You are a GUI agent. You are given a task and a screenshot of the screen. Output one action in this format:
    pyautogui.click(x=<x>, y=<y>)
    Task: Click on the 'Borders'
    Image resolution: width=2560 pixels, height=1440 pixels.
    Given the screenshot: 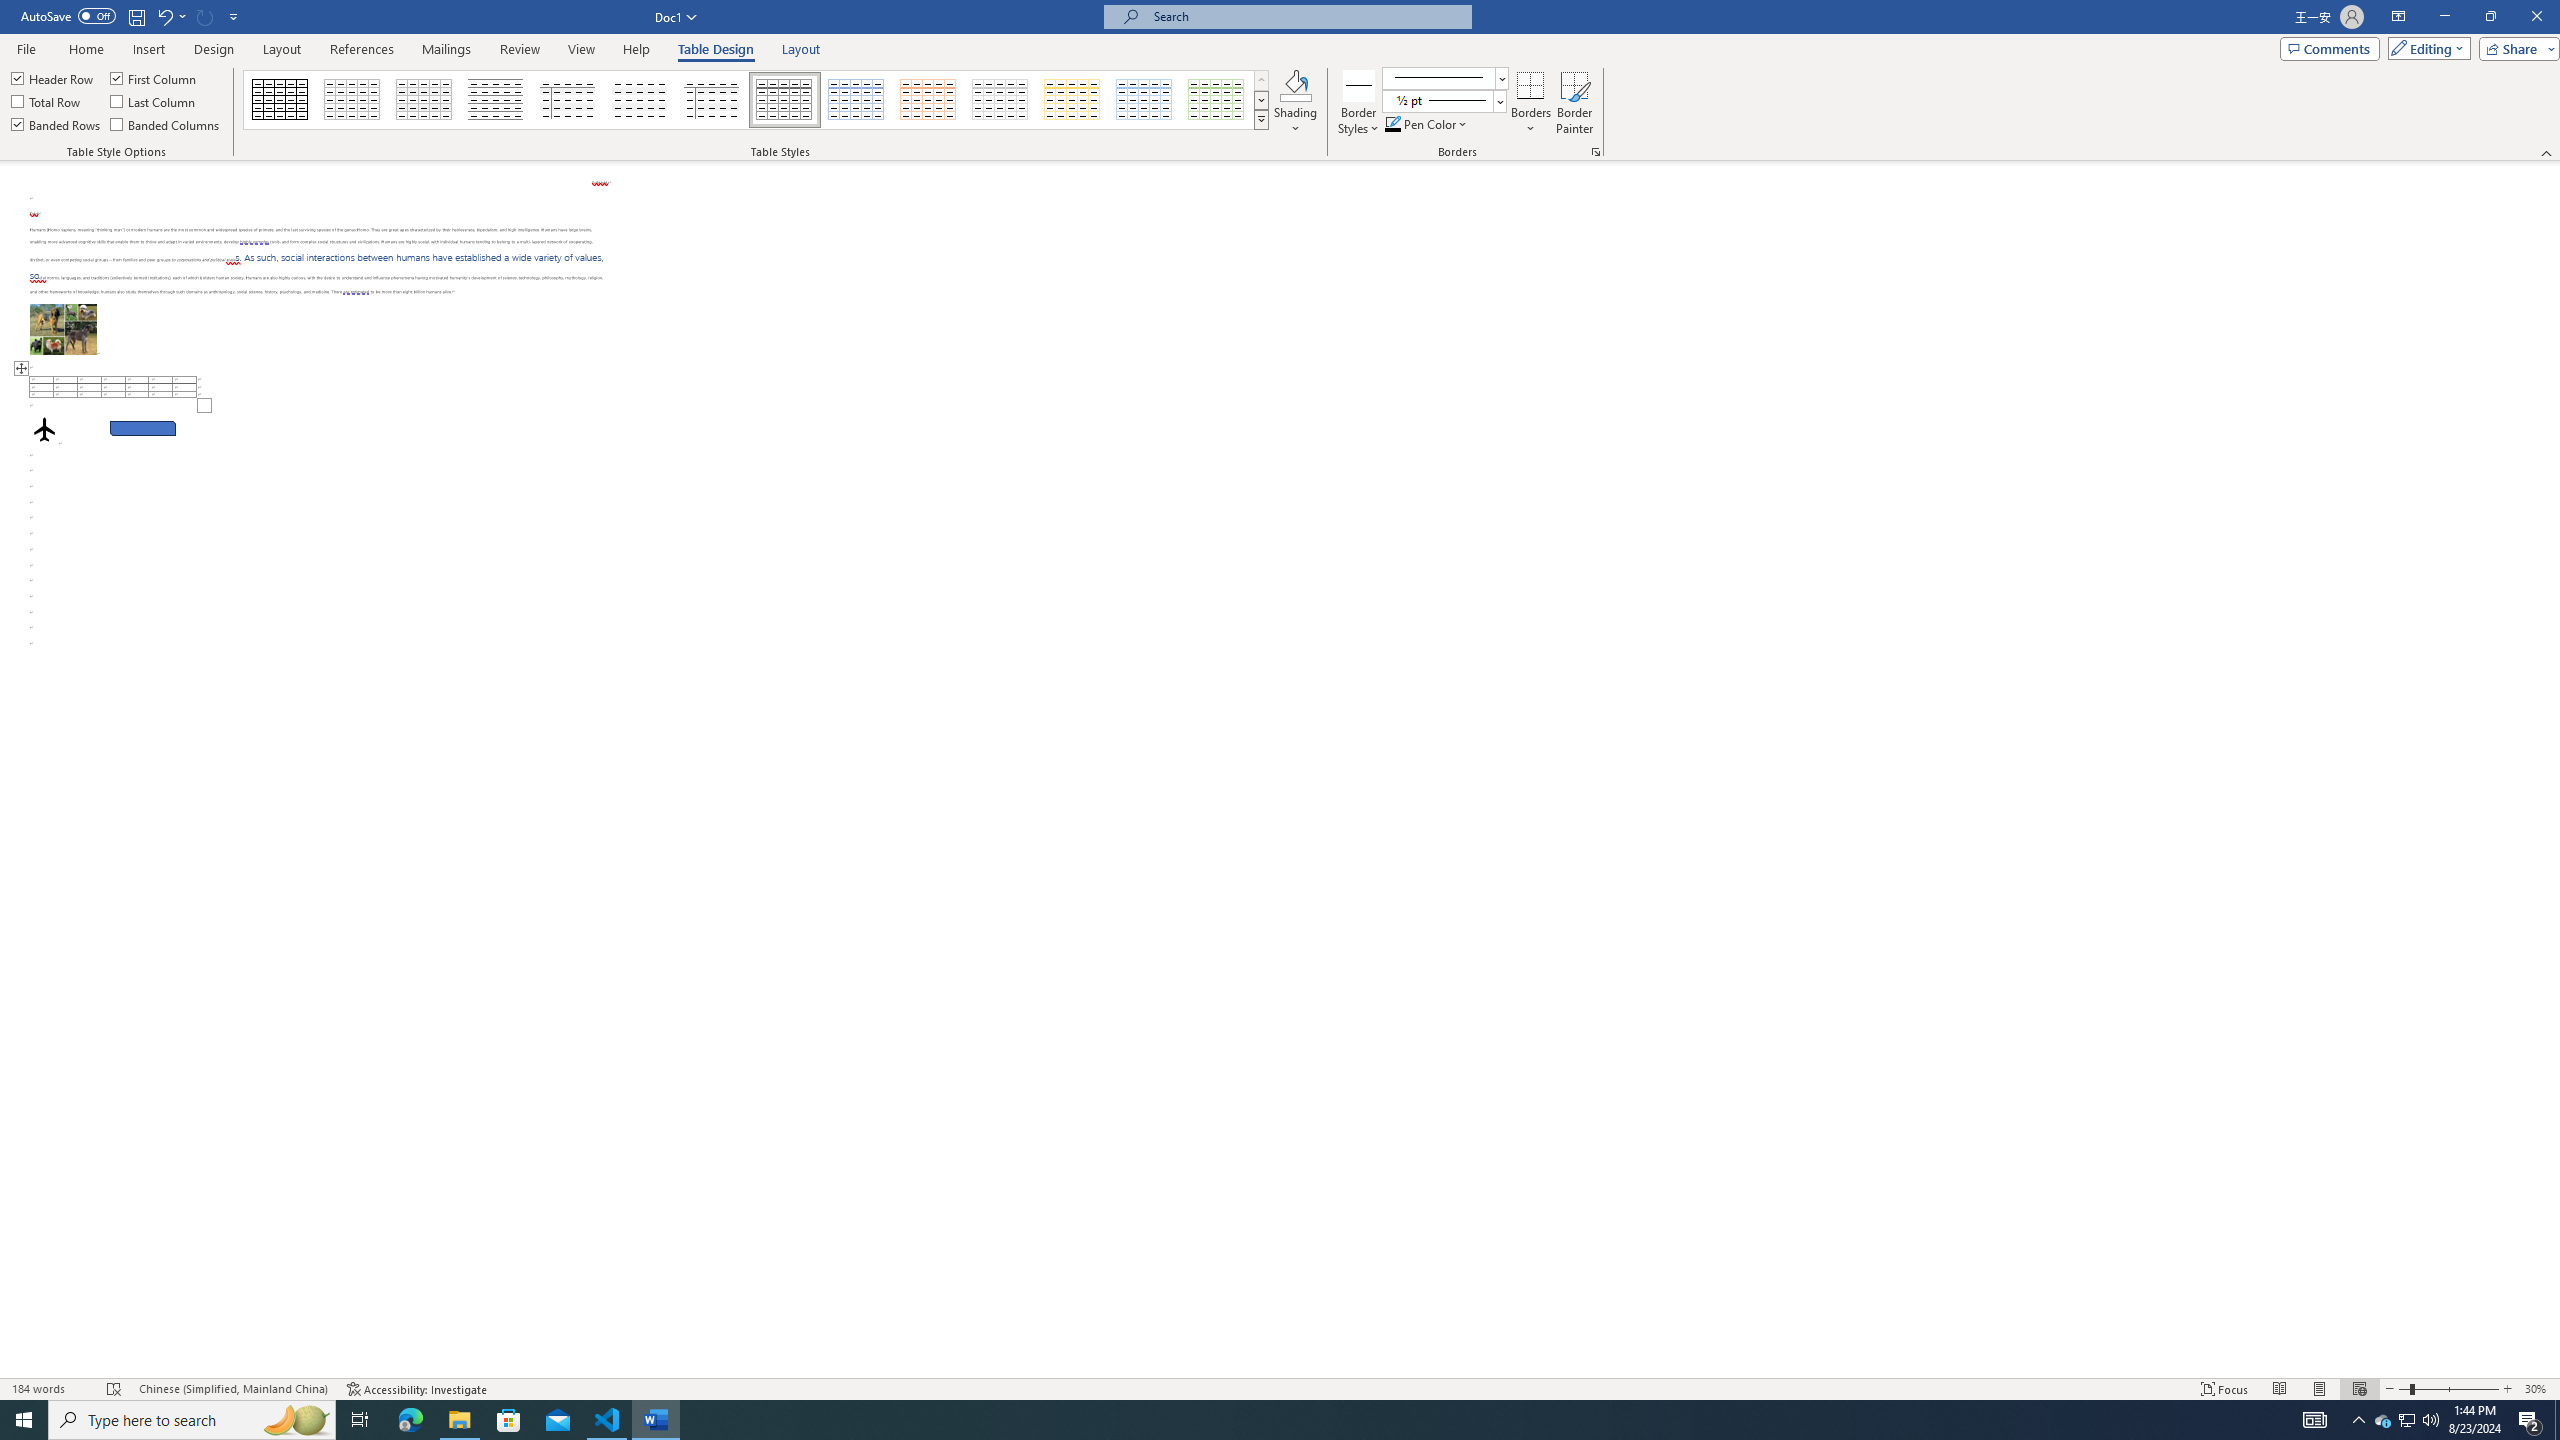 What is the action you would take?
    pyautogui.click(x=1529, y=84)
    